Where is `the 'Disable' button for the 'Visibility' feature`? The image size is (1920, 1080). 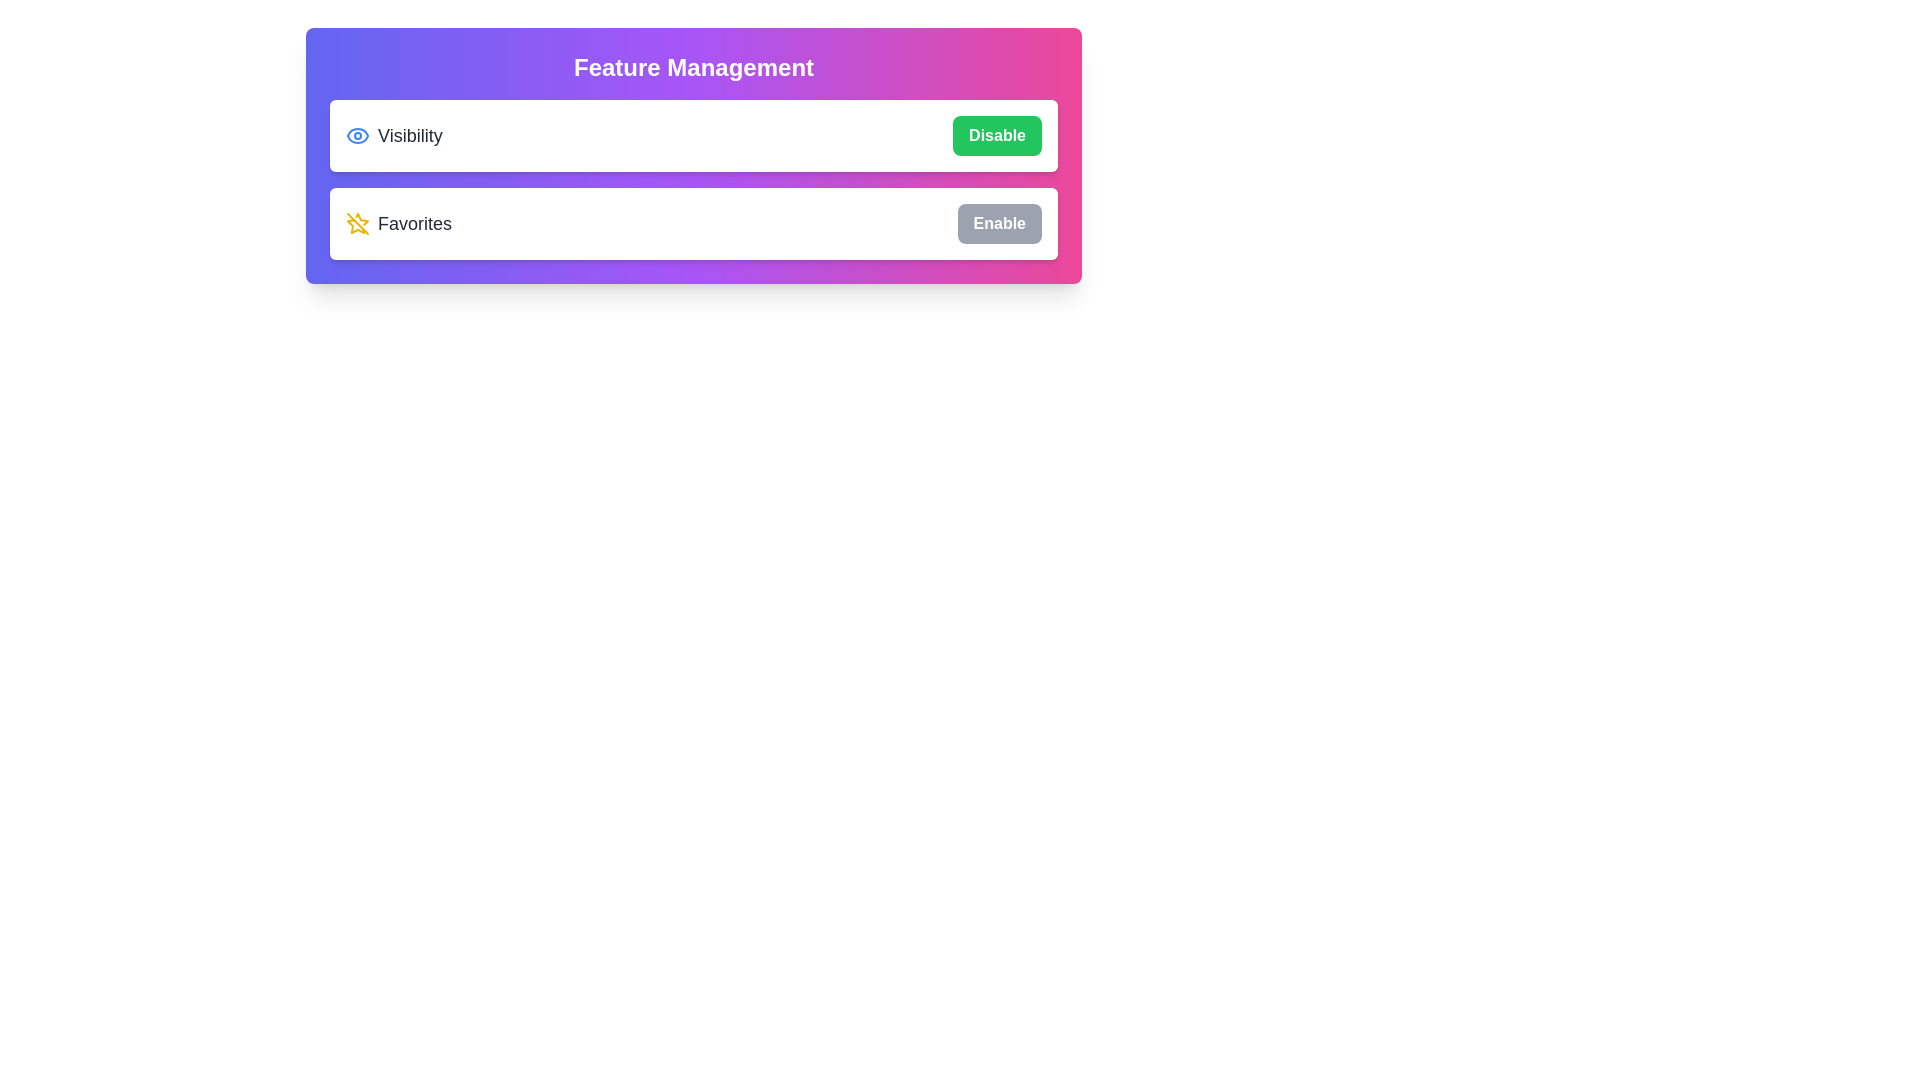 the 'Disable' button for the 'Visibility' feature is located at coordinates (997, 135).